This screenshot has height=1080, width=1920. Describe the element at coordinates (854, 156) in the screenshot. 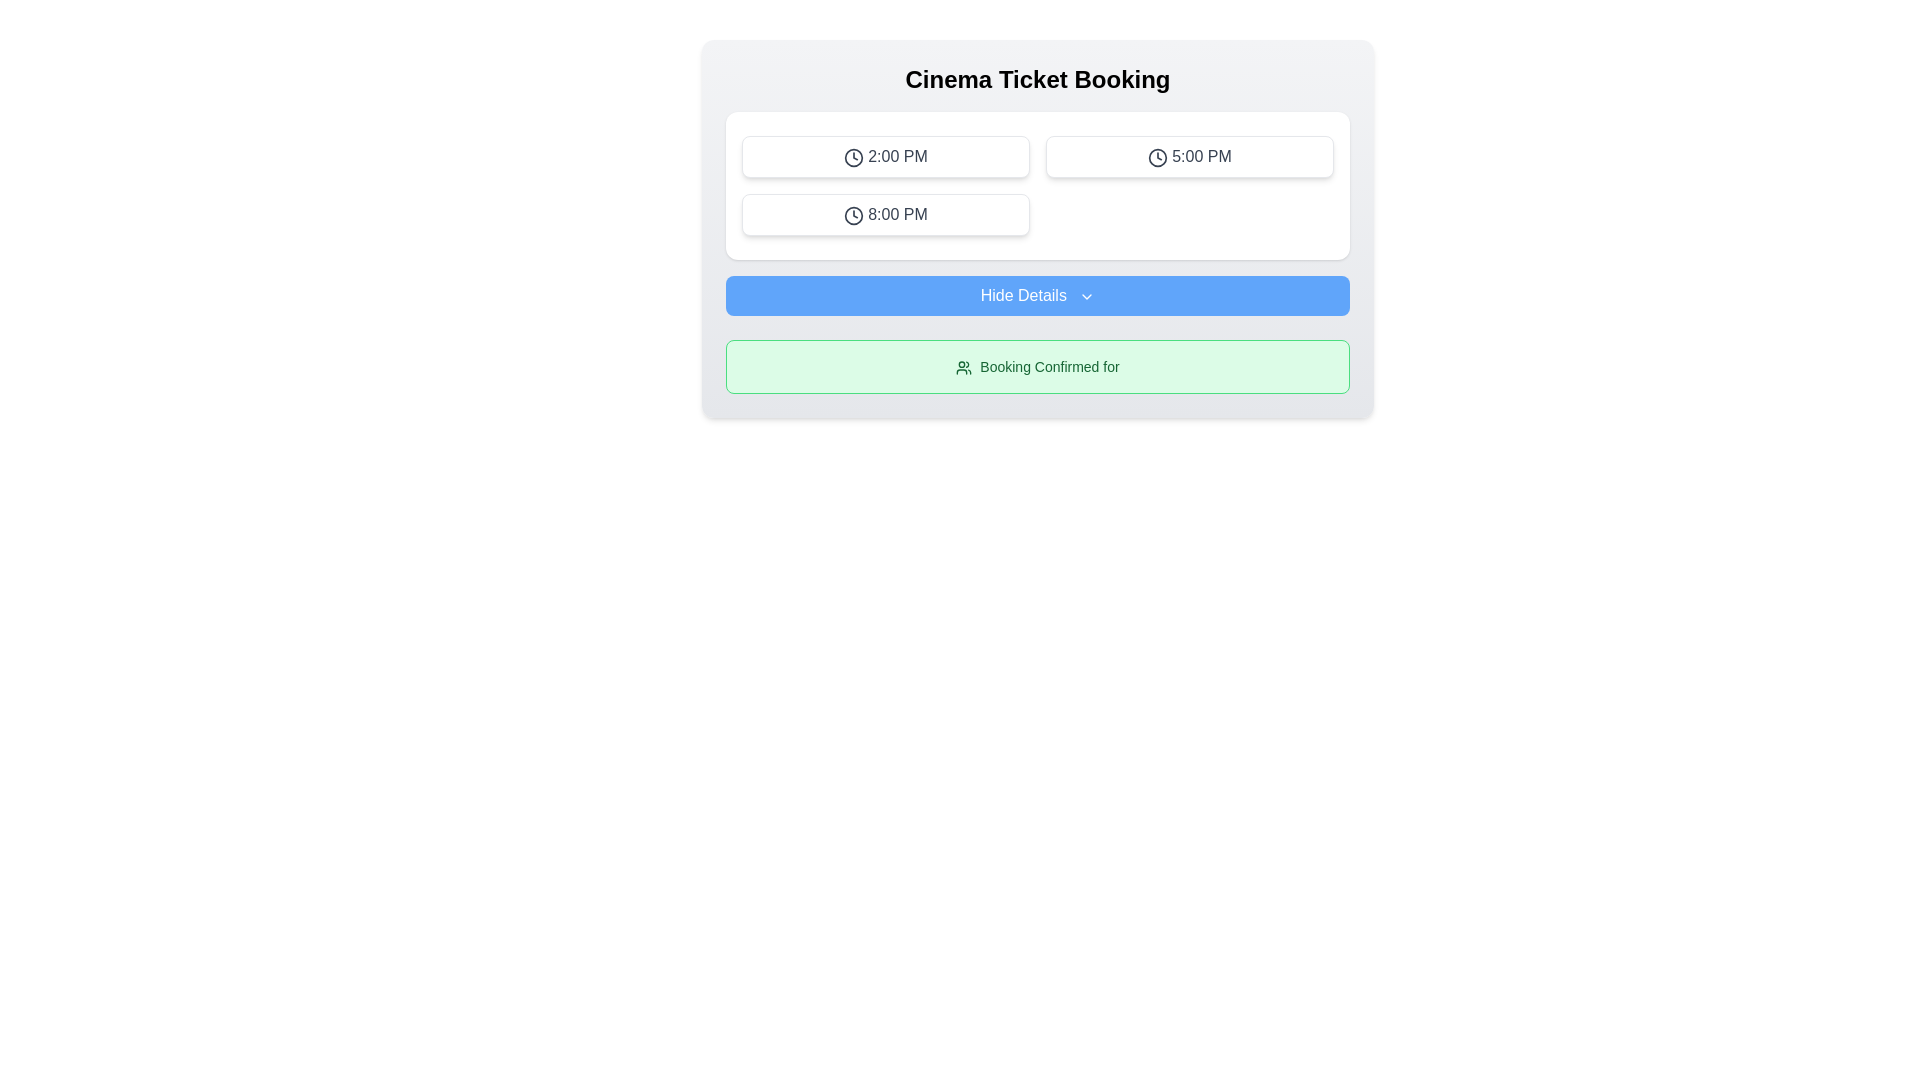

I see `the decorative circle within the clock graphic that visually represents time, located next to the '2:00 PM' label in the upper-left section of the interface` at that location.